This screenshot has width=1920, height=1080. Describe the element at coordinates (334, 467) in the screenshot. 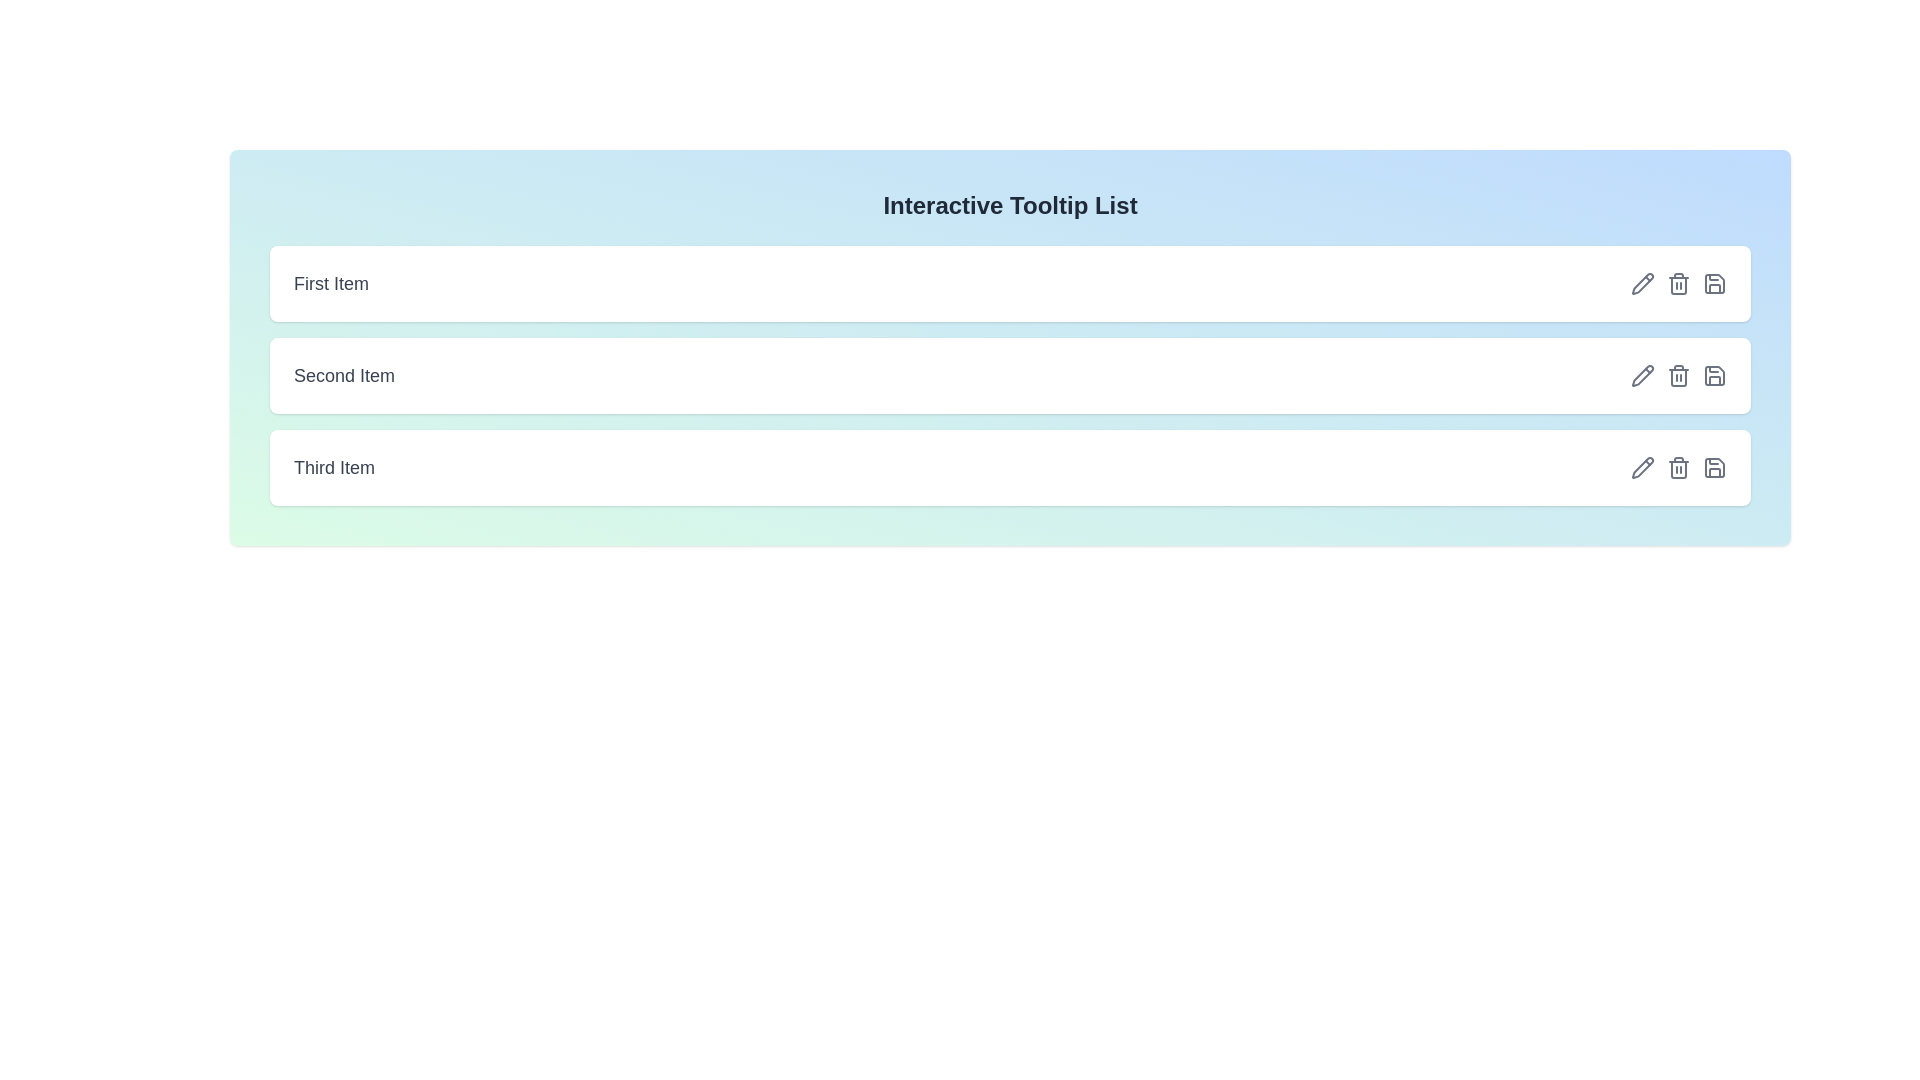

I see `the non-interactive label identifying the third entry in the vertical list of components` at that location.